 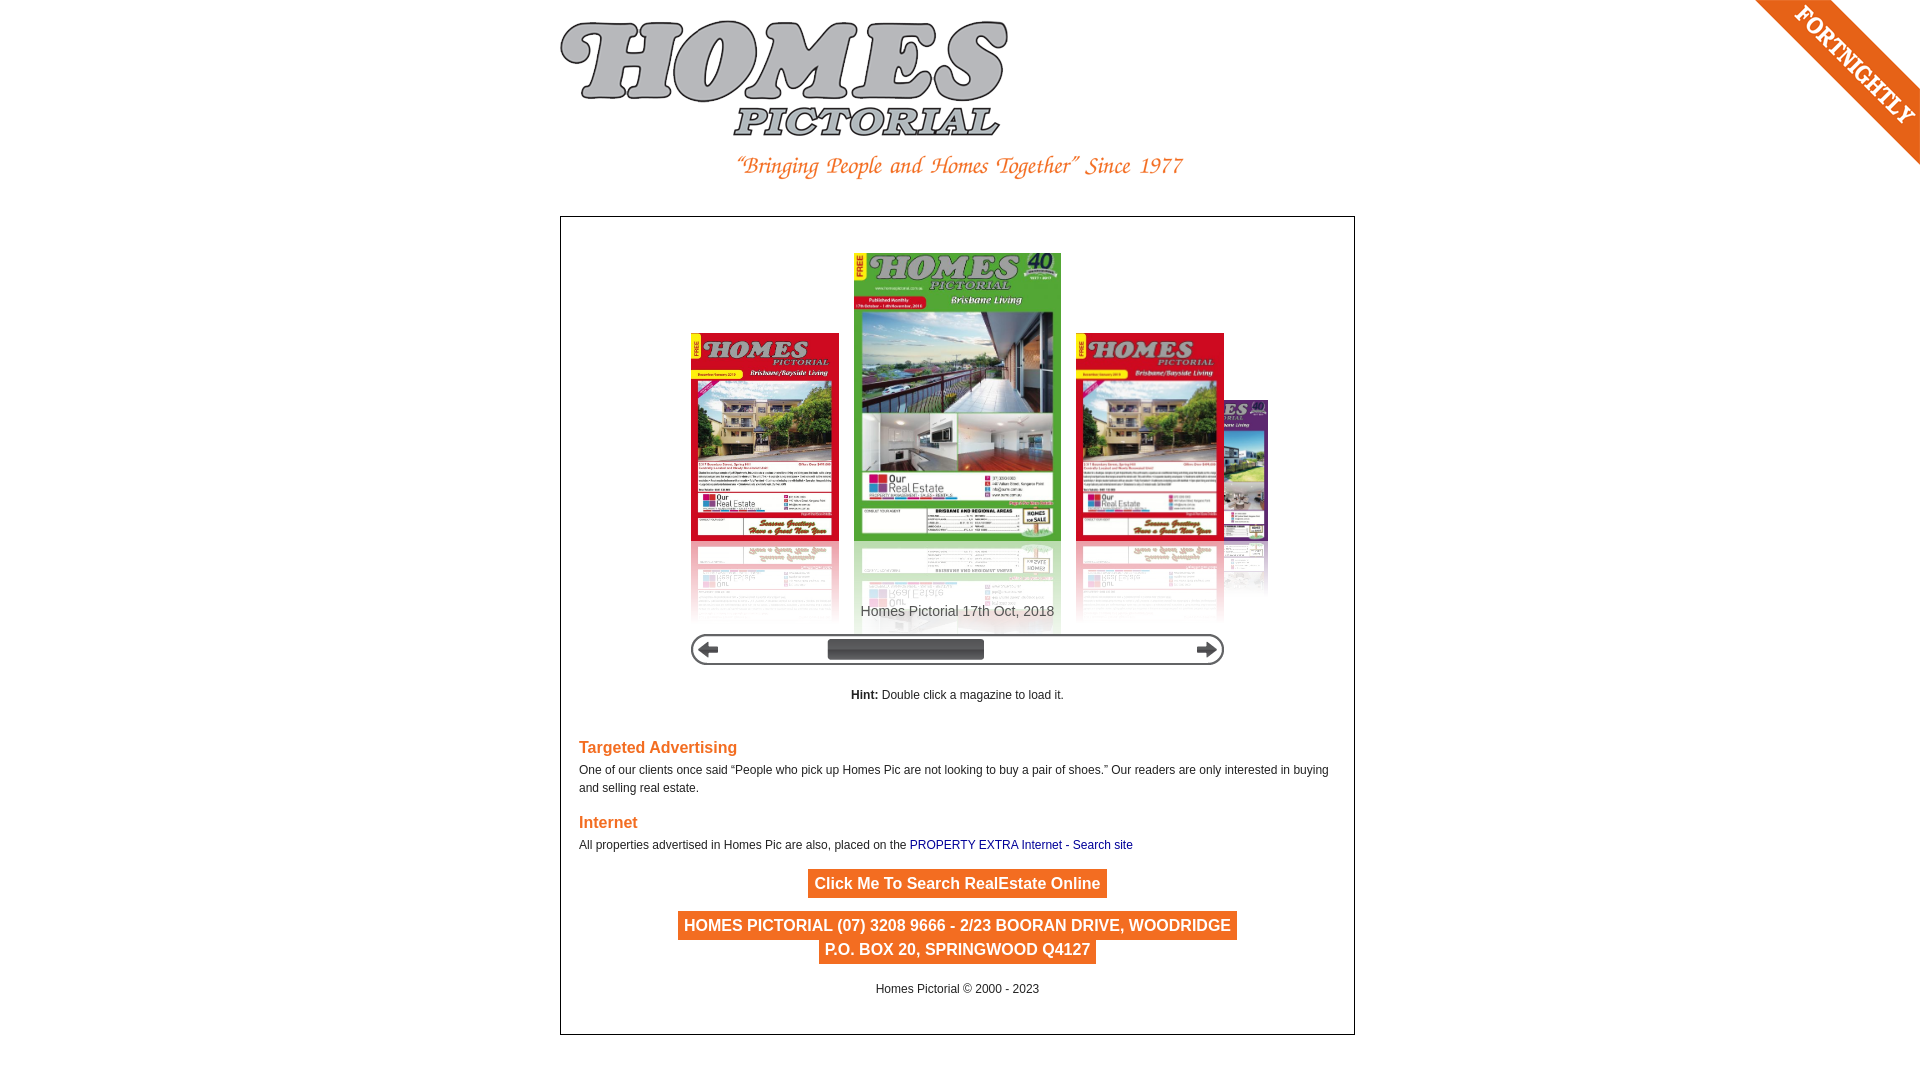 What do you see at coordinates (955, 883) in the screenshot?
I see `'Click Me To Search RealEstate Online'` at bounding box center [955, 883].